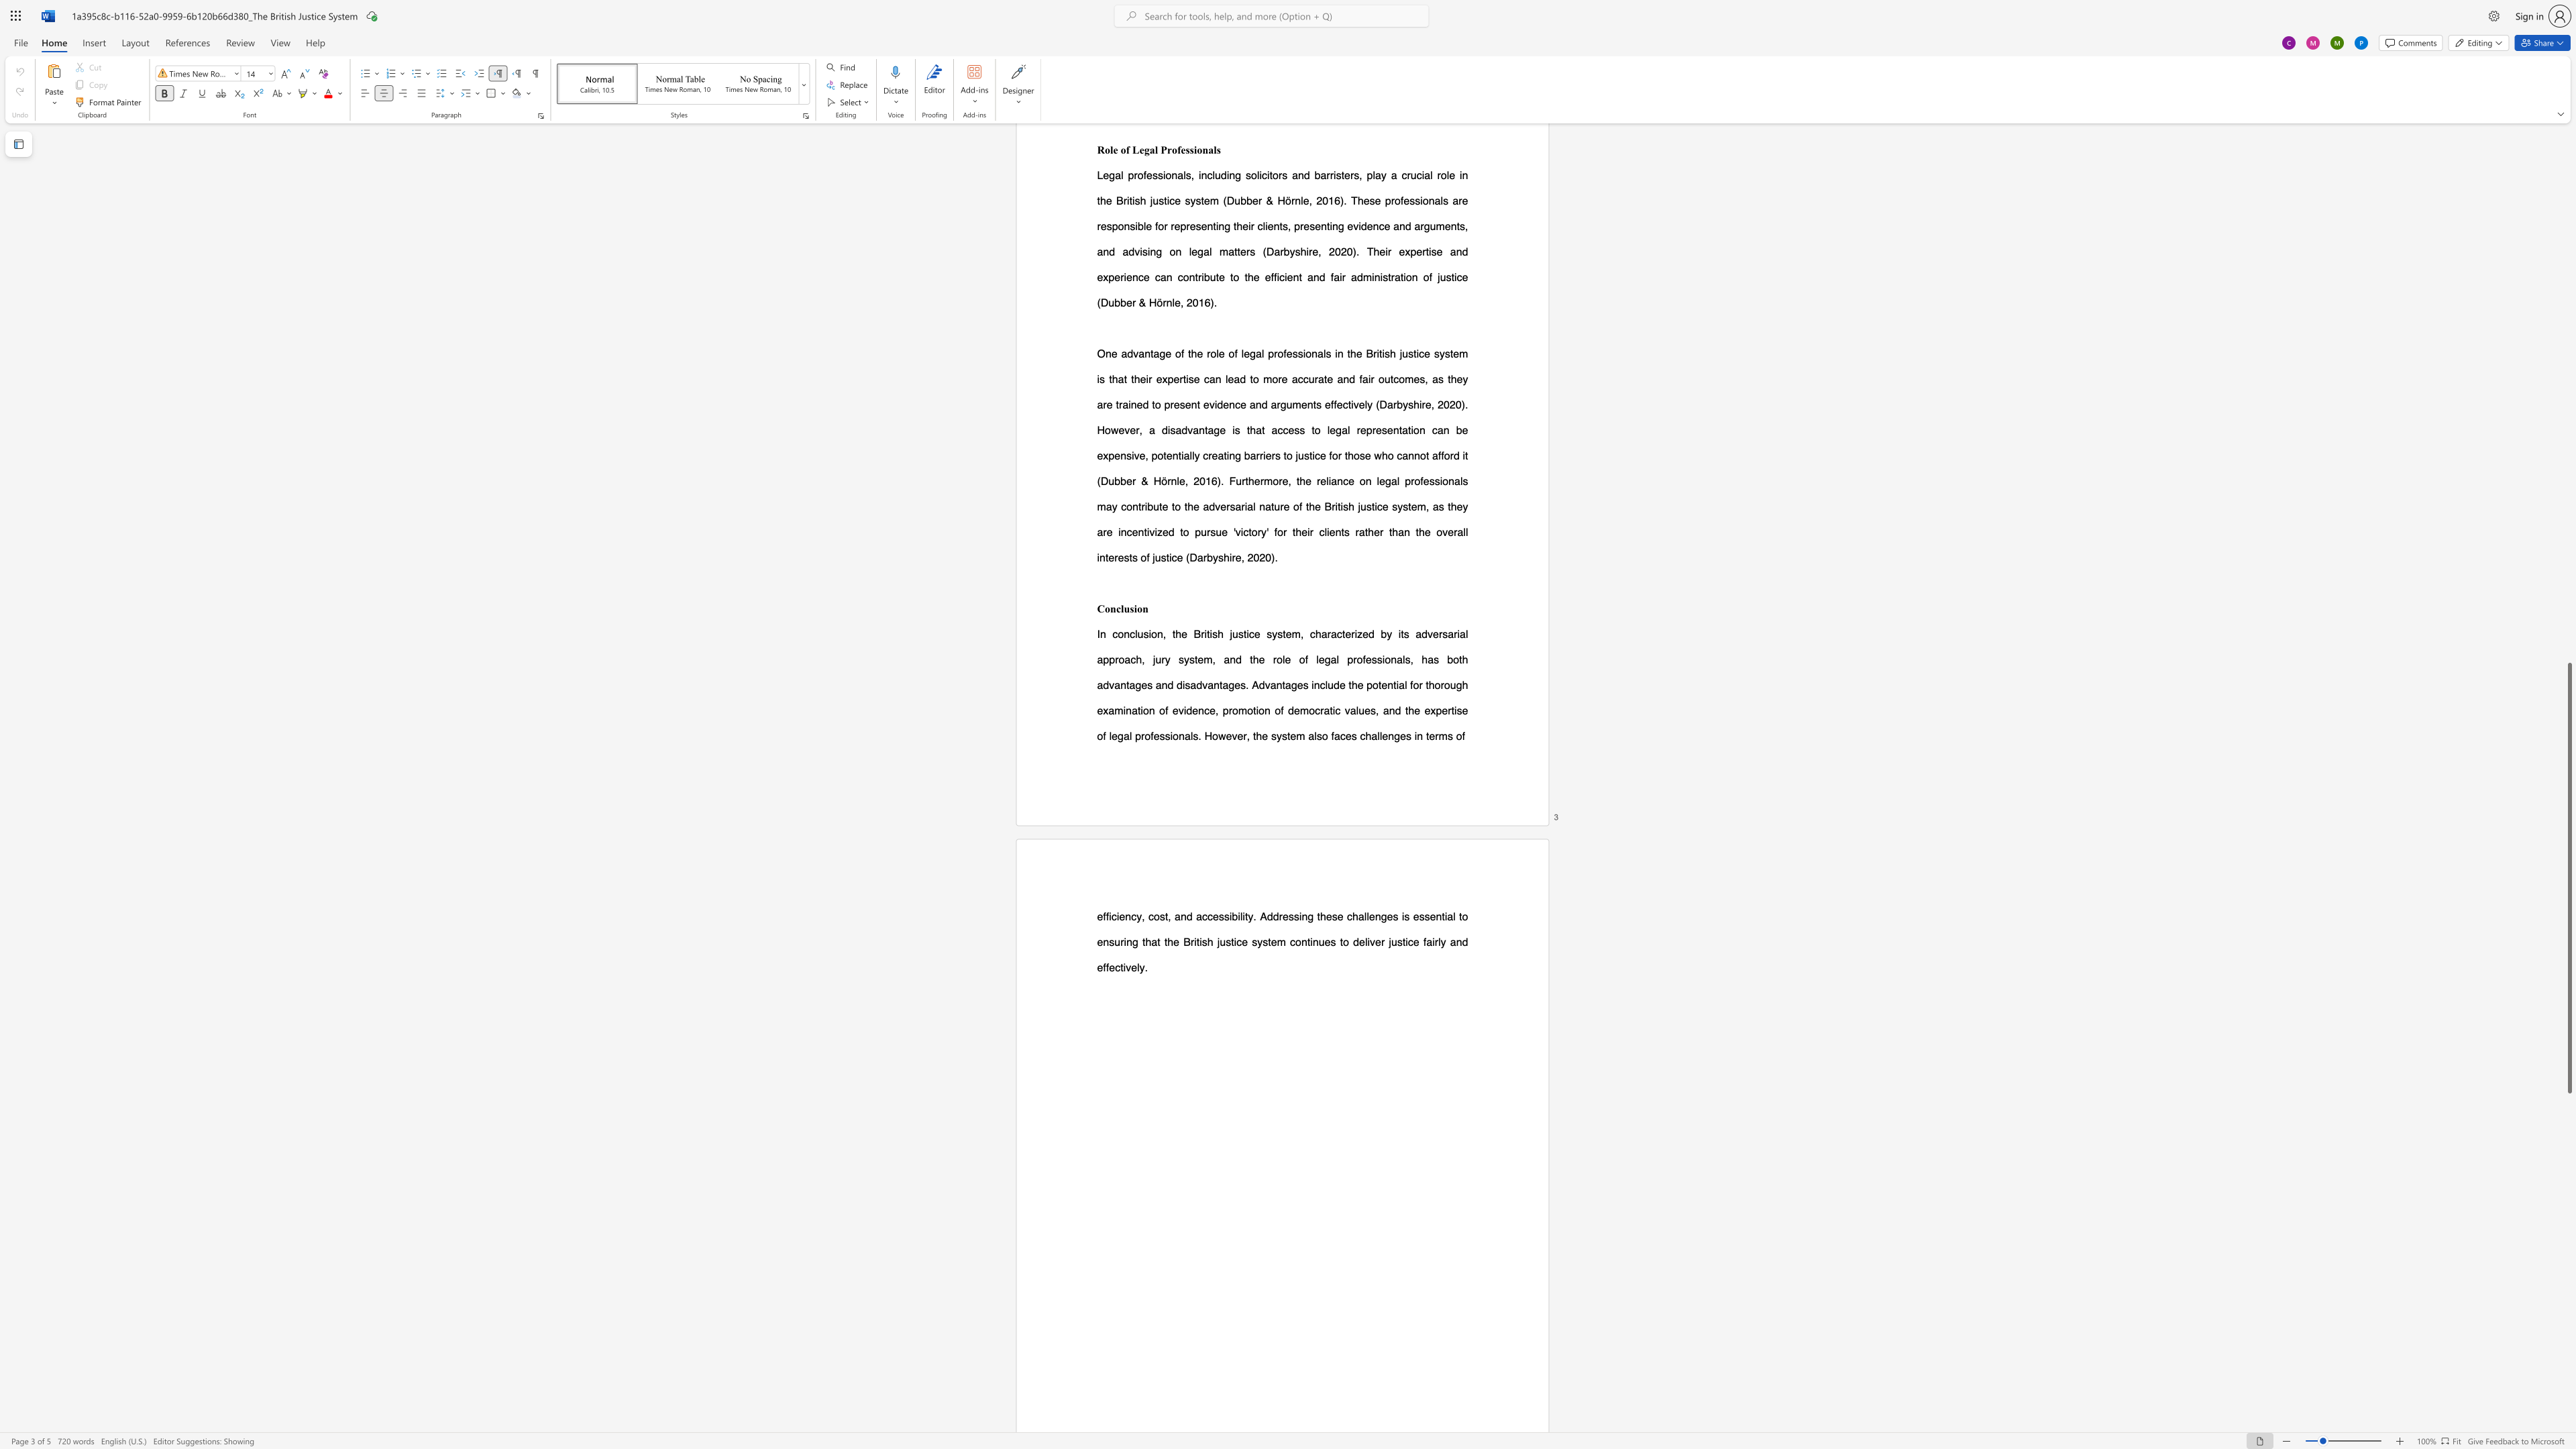 The image size is (2576, 1449). I want to click on the scrollbar to scroll upward, so click(2568, 529).